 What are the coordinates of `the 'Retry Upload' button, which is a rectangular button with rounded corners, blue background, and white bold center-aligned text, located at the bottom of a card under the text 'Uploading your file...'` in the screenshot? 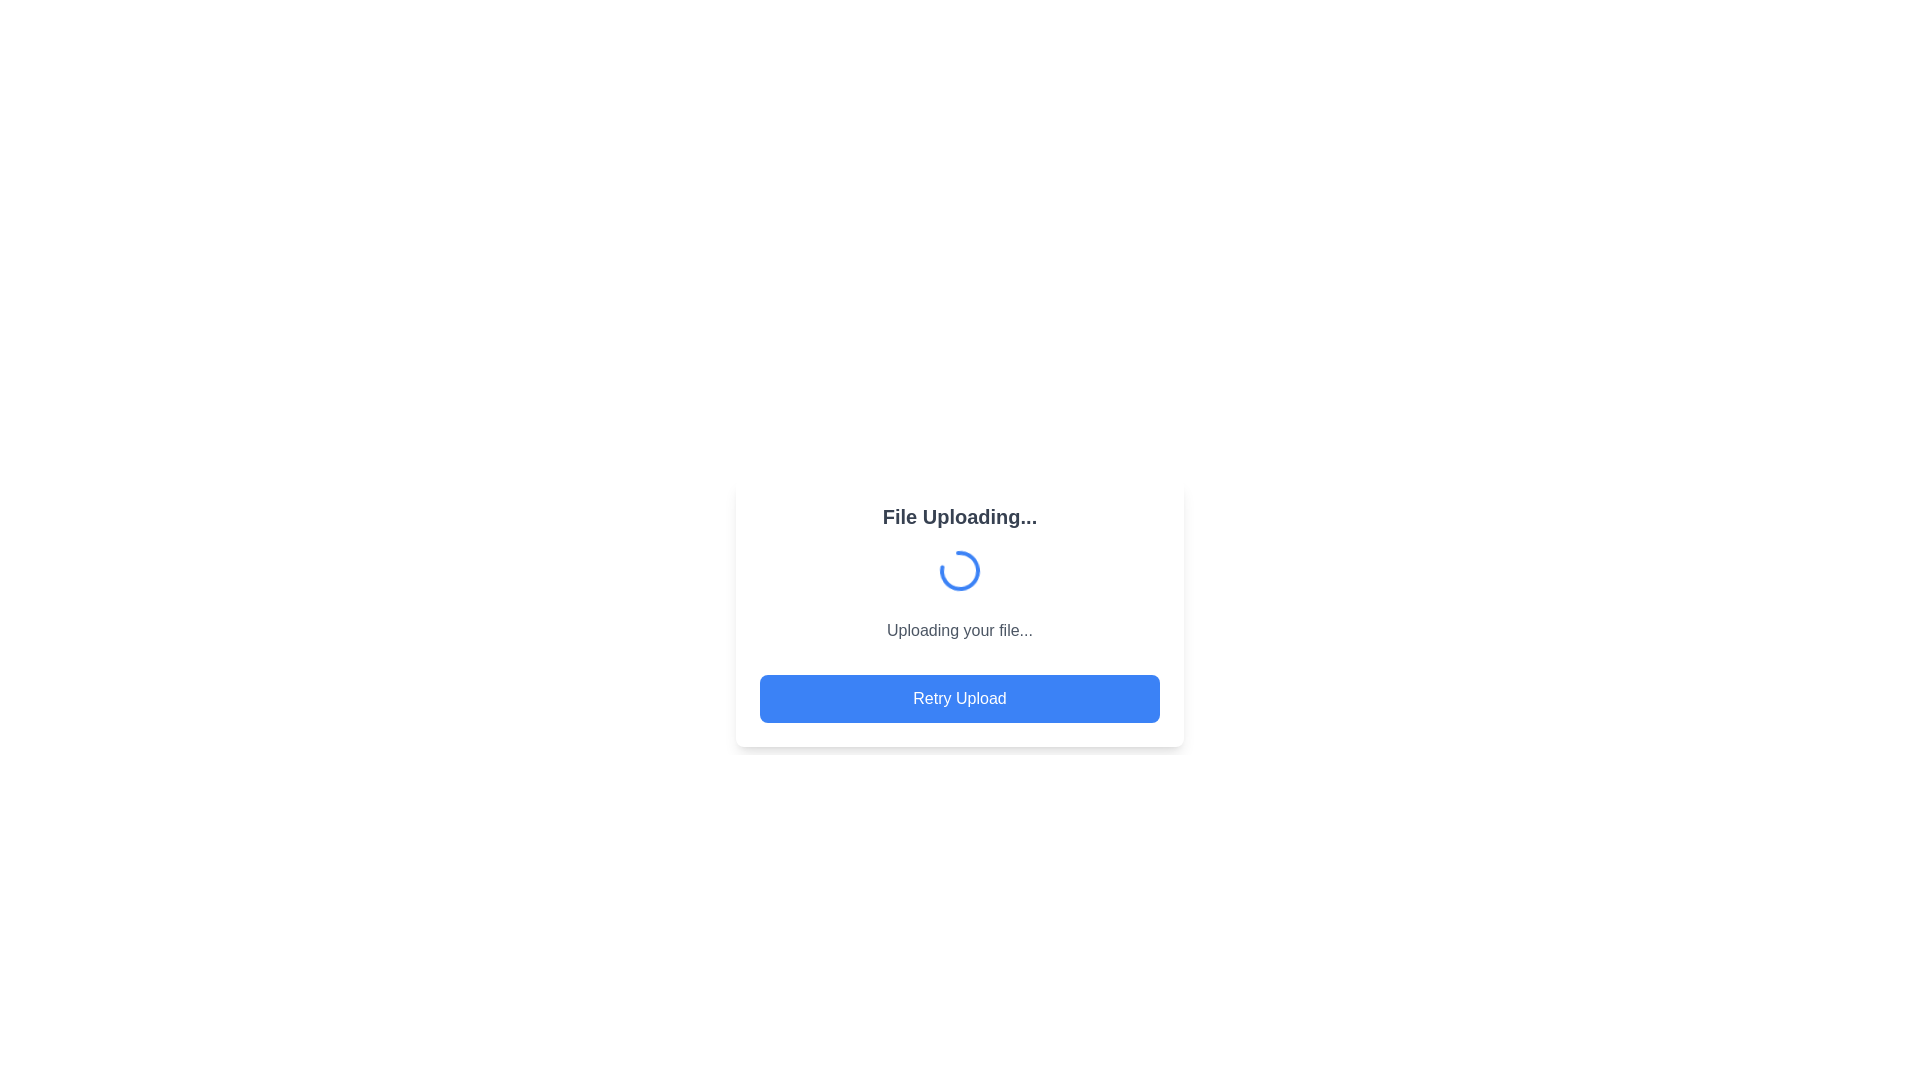 It's located at (960, 697).